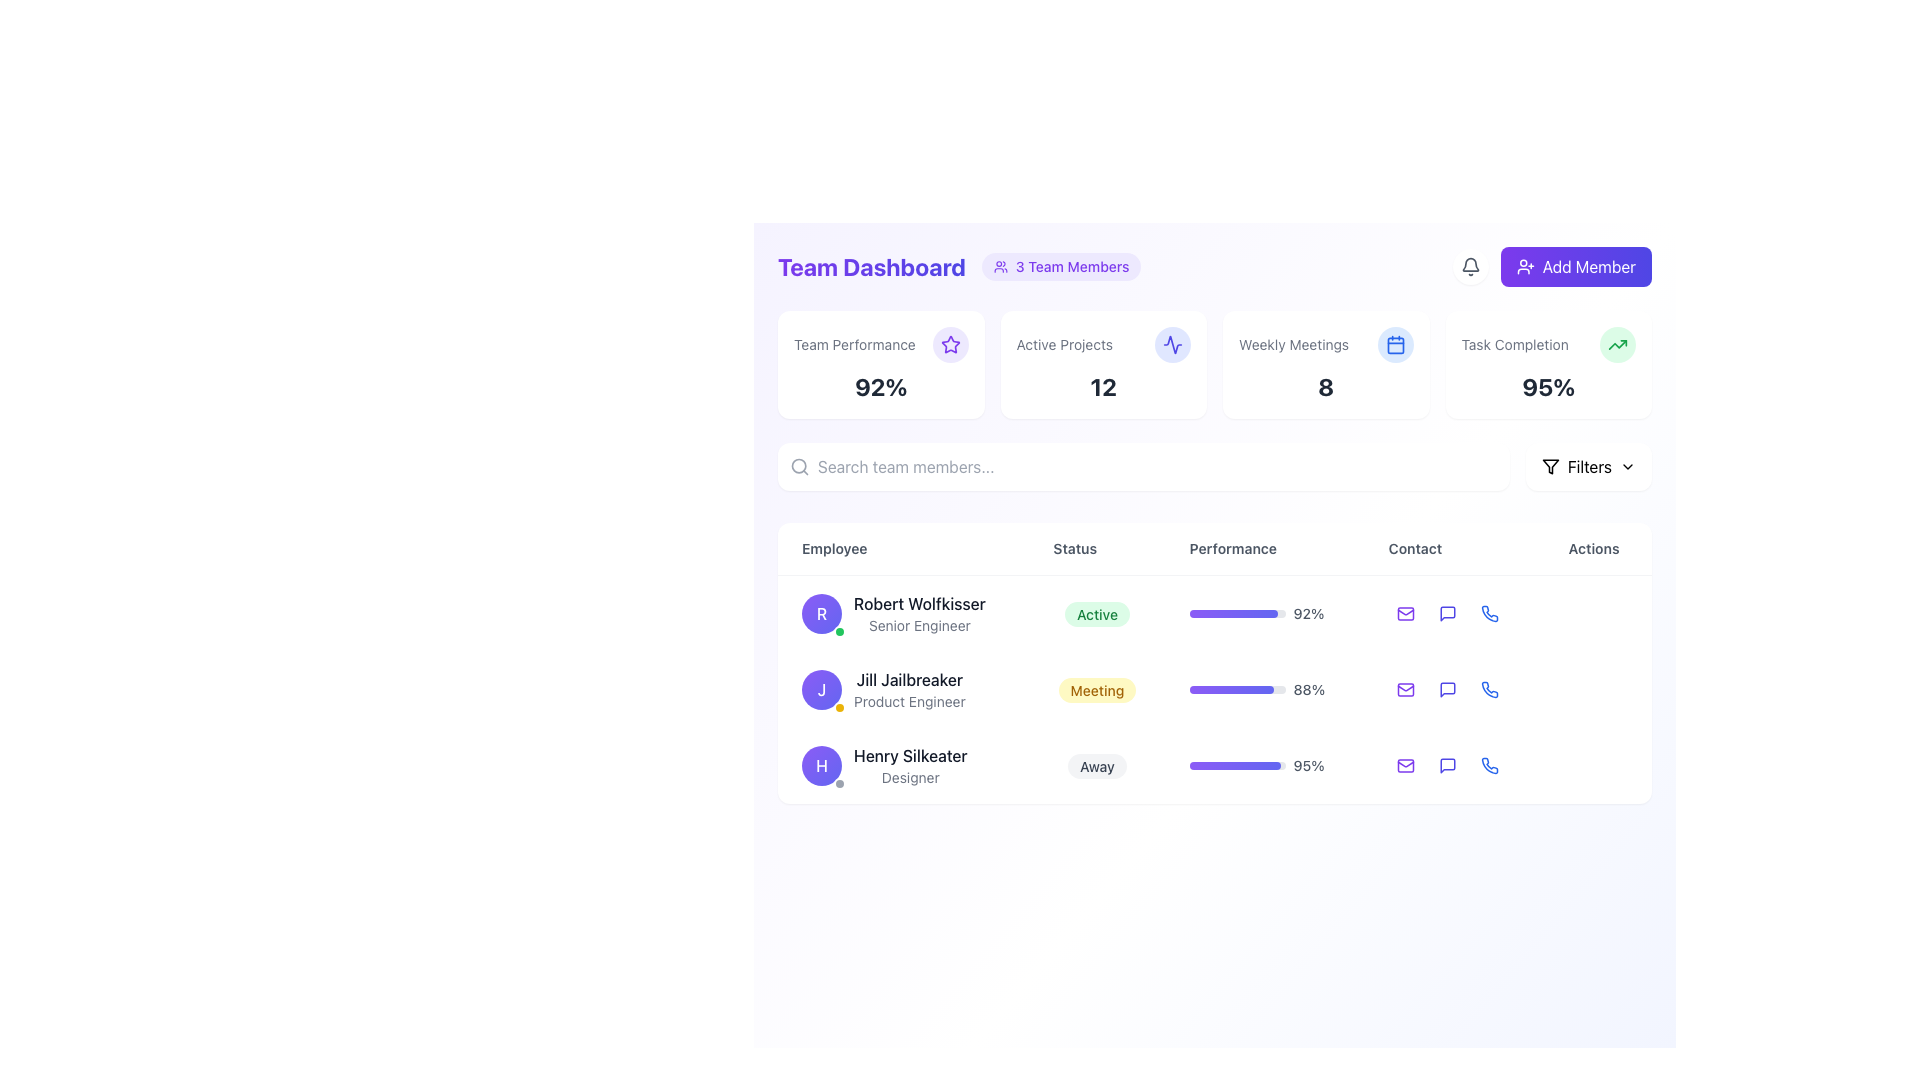  I want to click on the phone call icon in the 'Contact' column of the table for 'Henry Silkeater', the designer, so click(1489, 612).